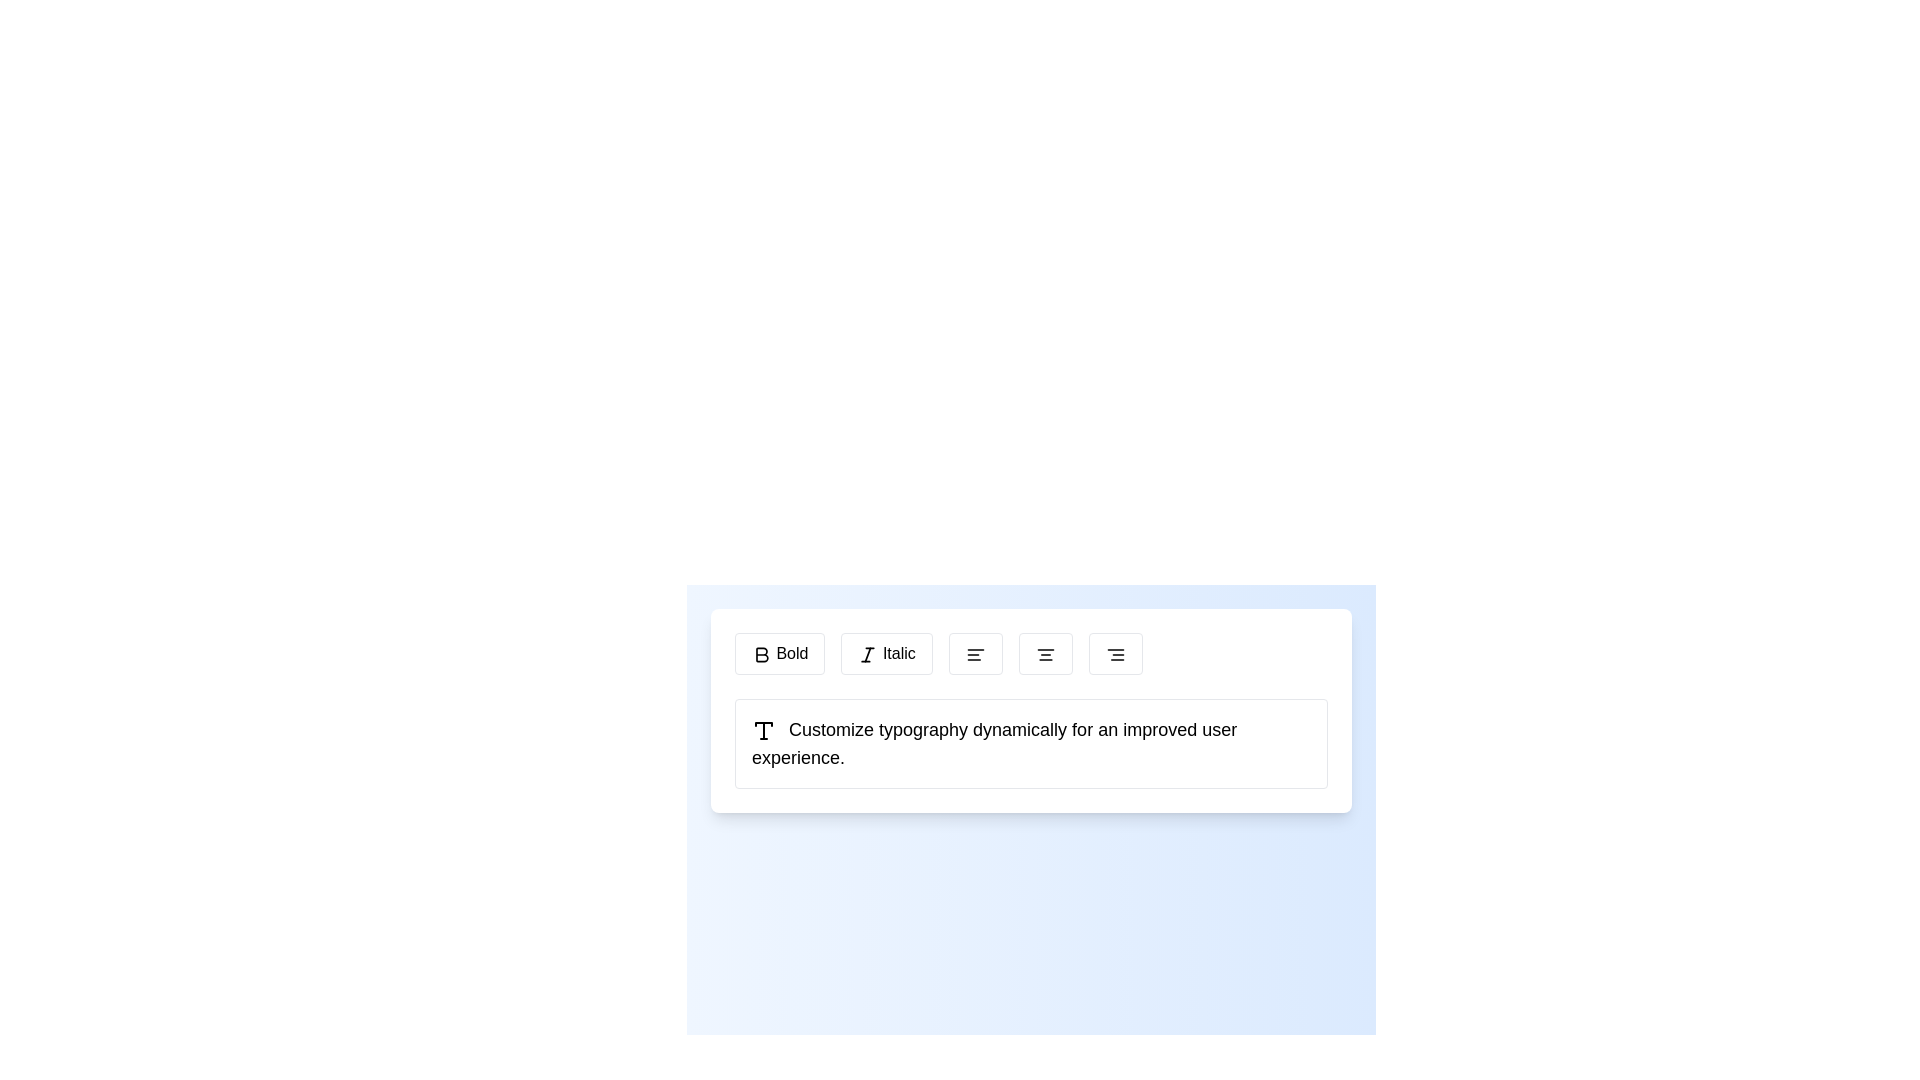  Describe the element at coordinates (886, 654) in the screenshot. I see `the 'Italic' button with a slanted italic 'I' icon` at that location.